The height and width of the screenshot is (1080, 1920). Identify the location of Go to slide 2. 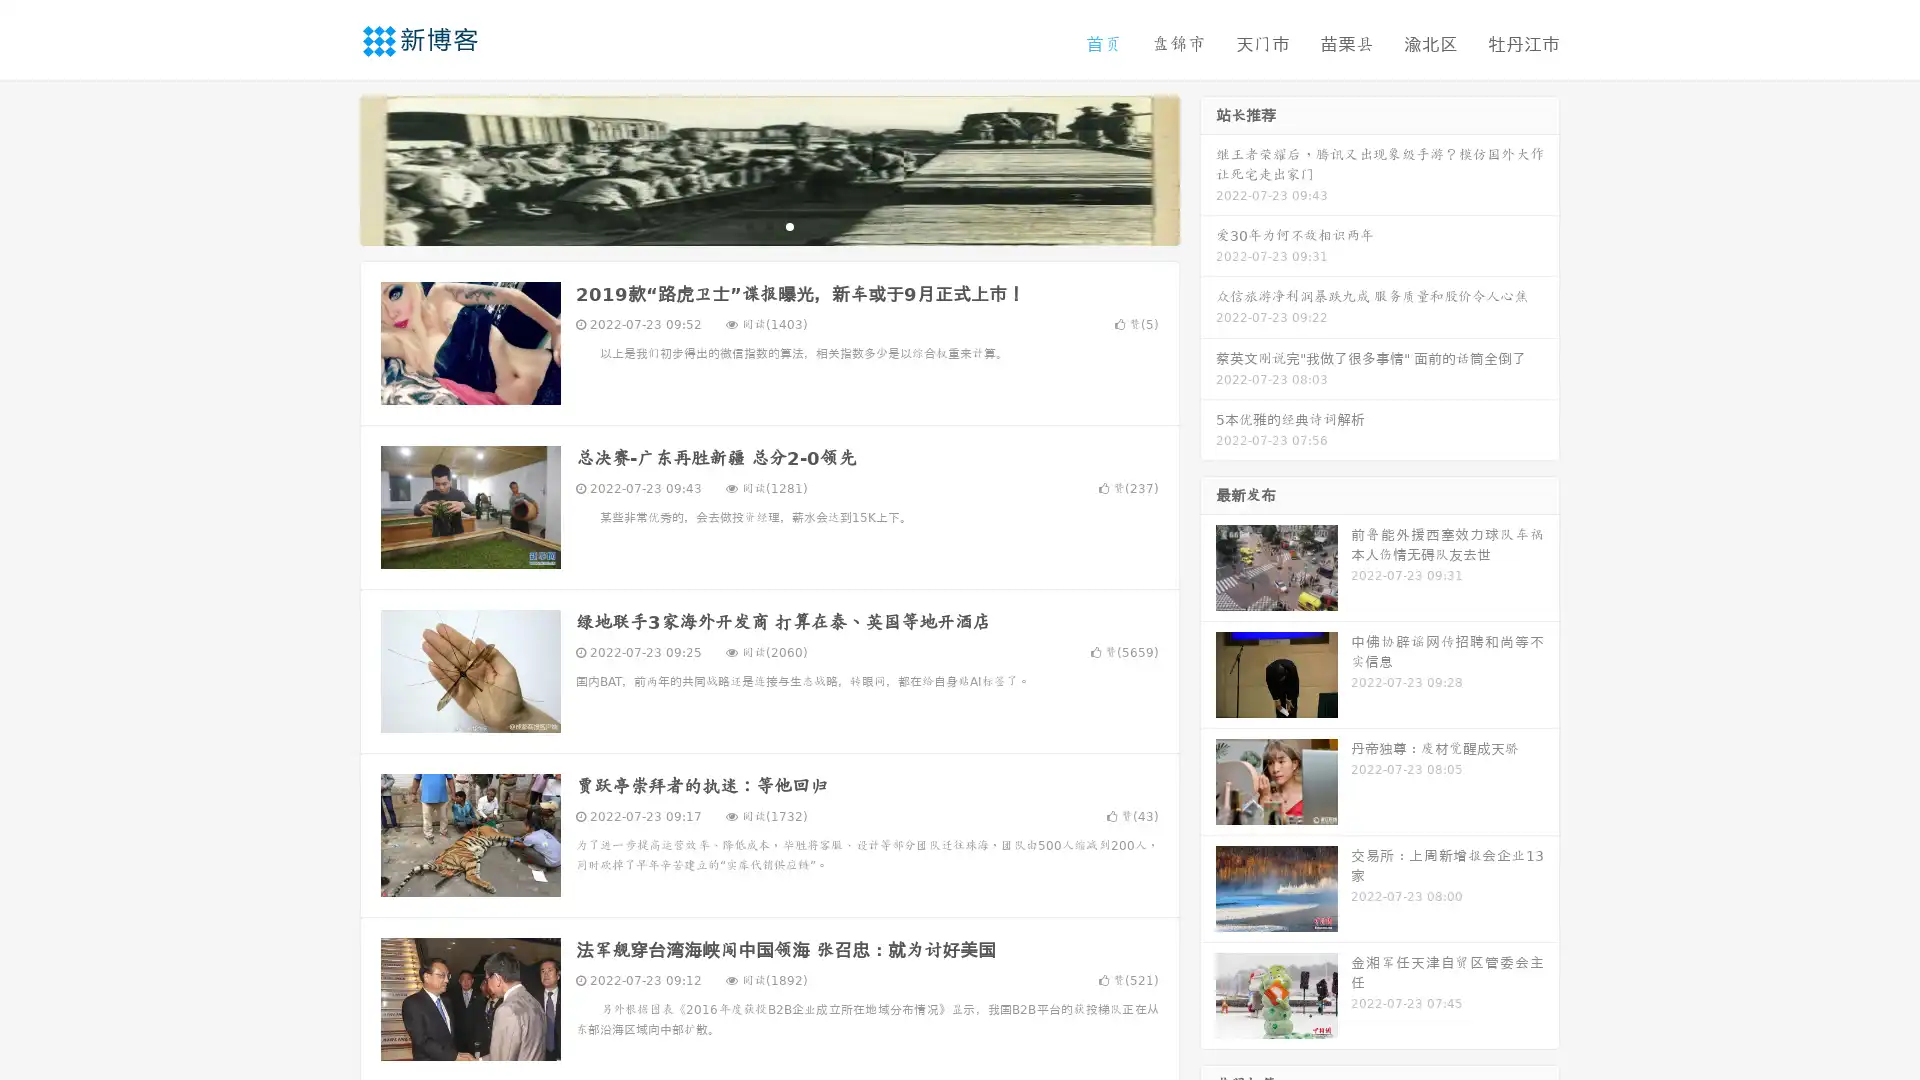
(768, 225).